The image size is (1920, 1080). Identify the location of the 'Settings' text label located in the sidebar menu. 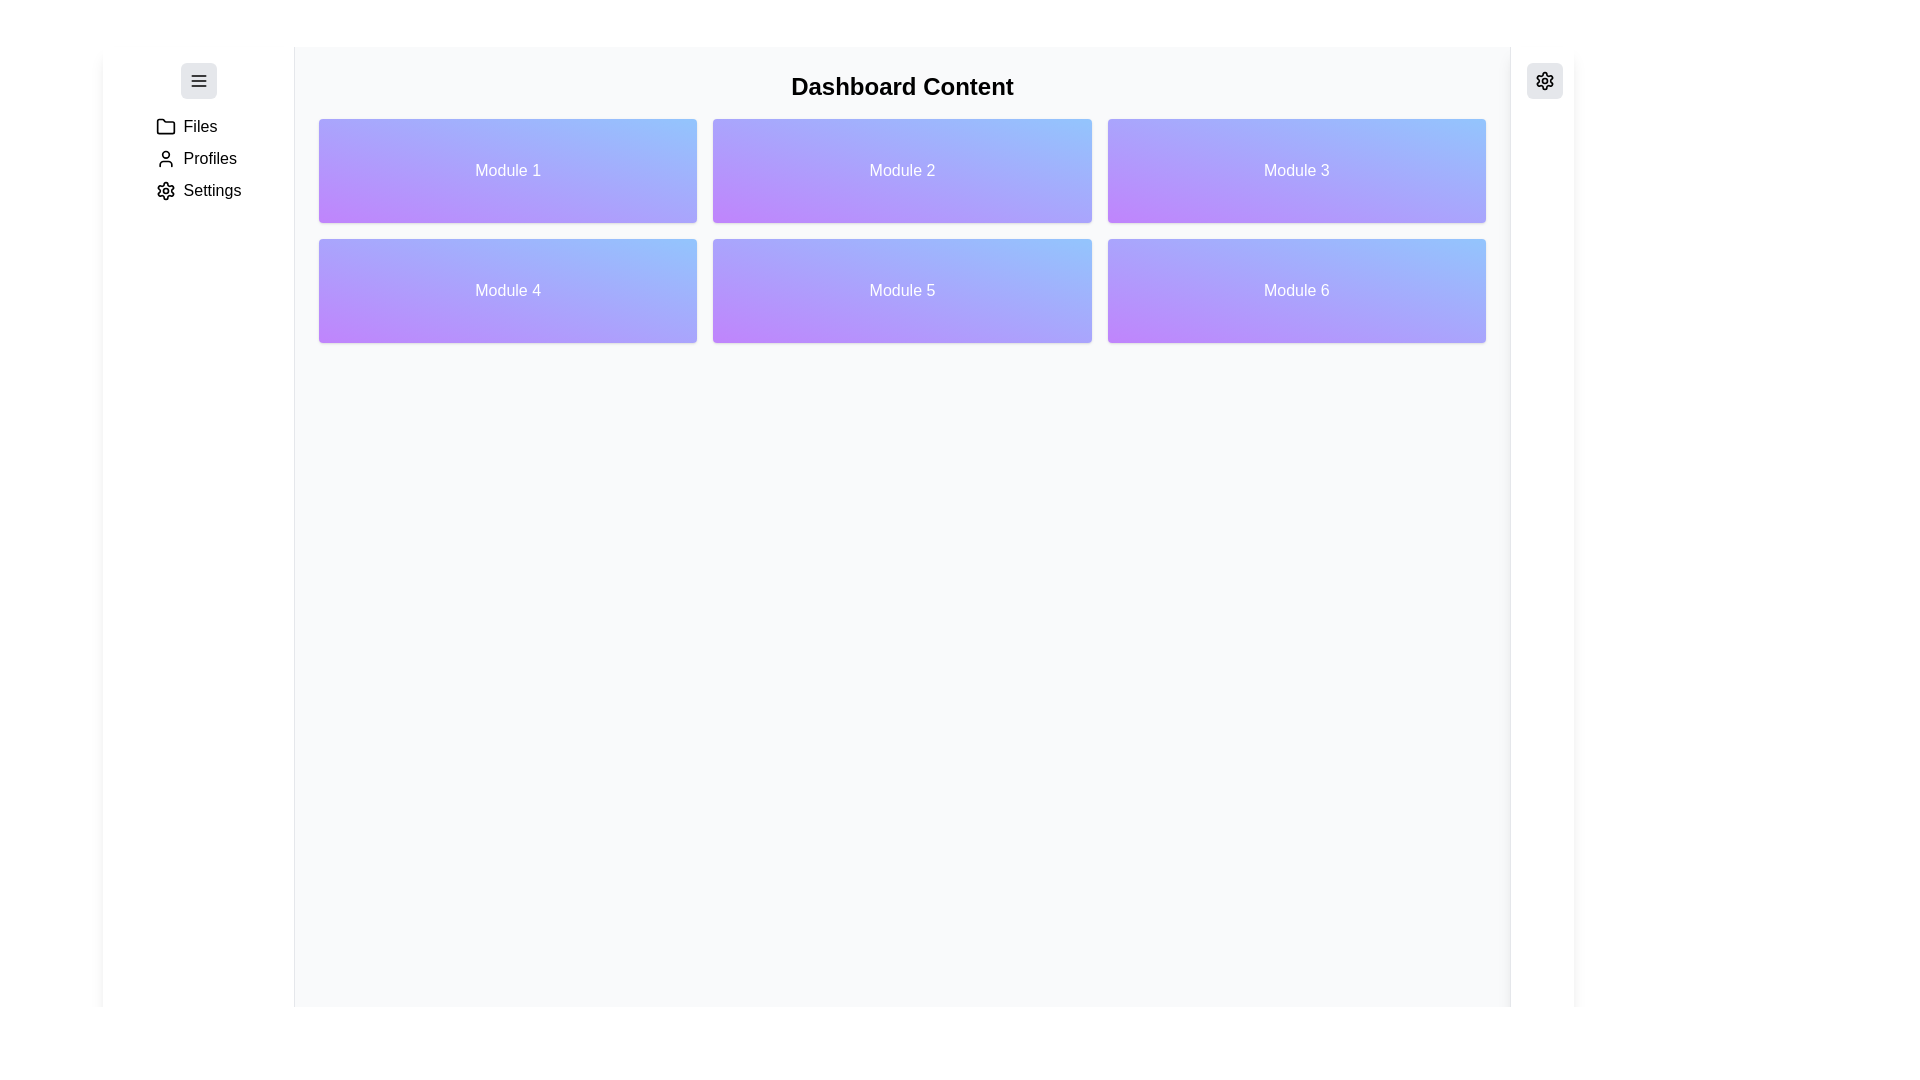
(212, 191).